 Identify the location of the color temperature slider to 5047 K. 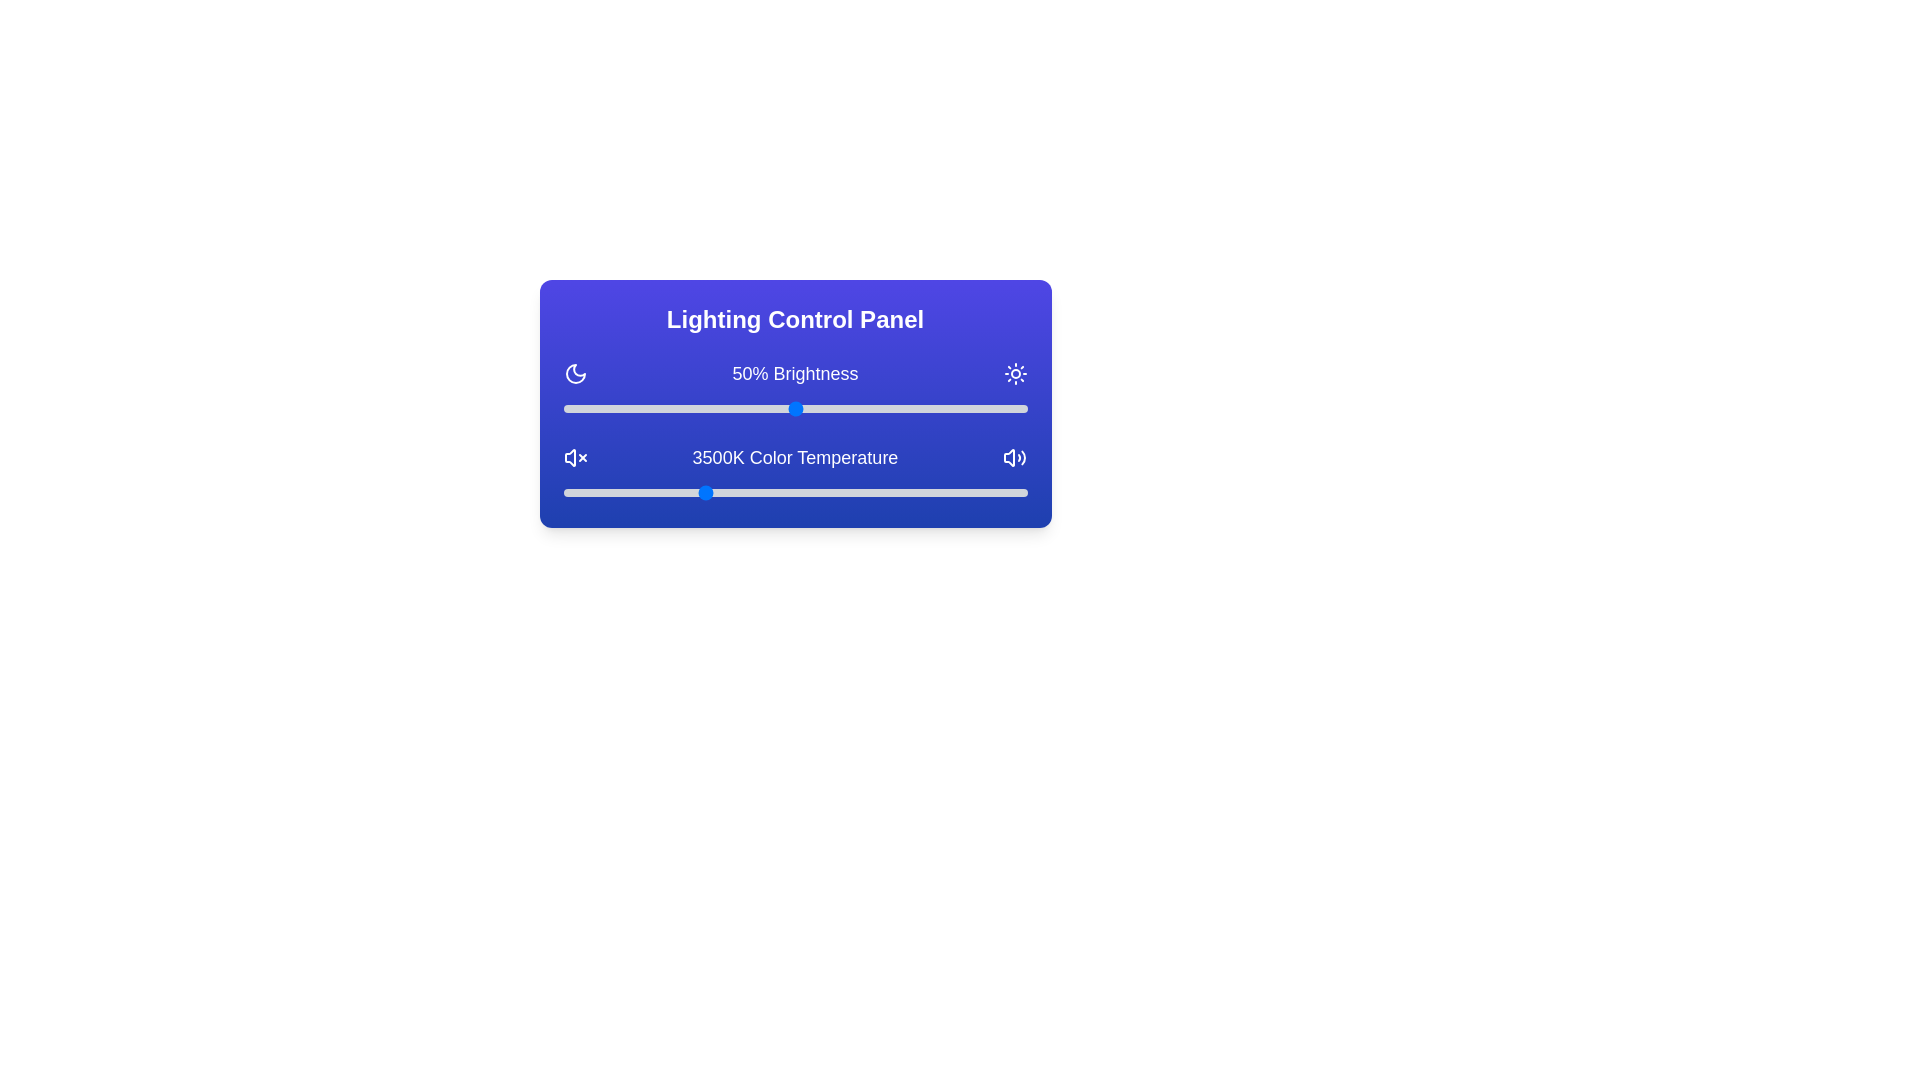
(846, 493).